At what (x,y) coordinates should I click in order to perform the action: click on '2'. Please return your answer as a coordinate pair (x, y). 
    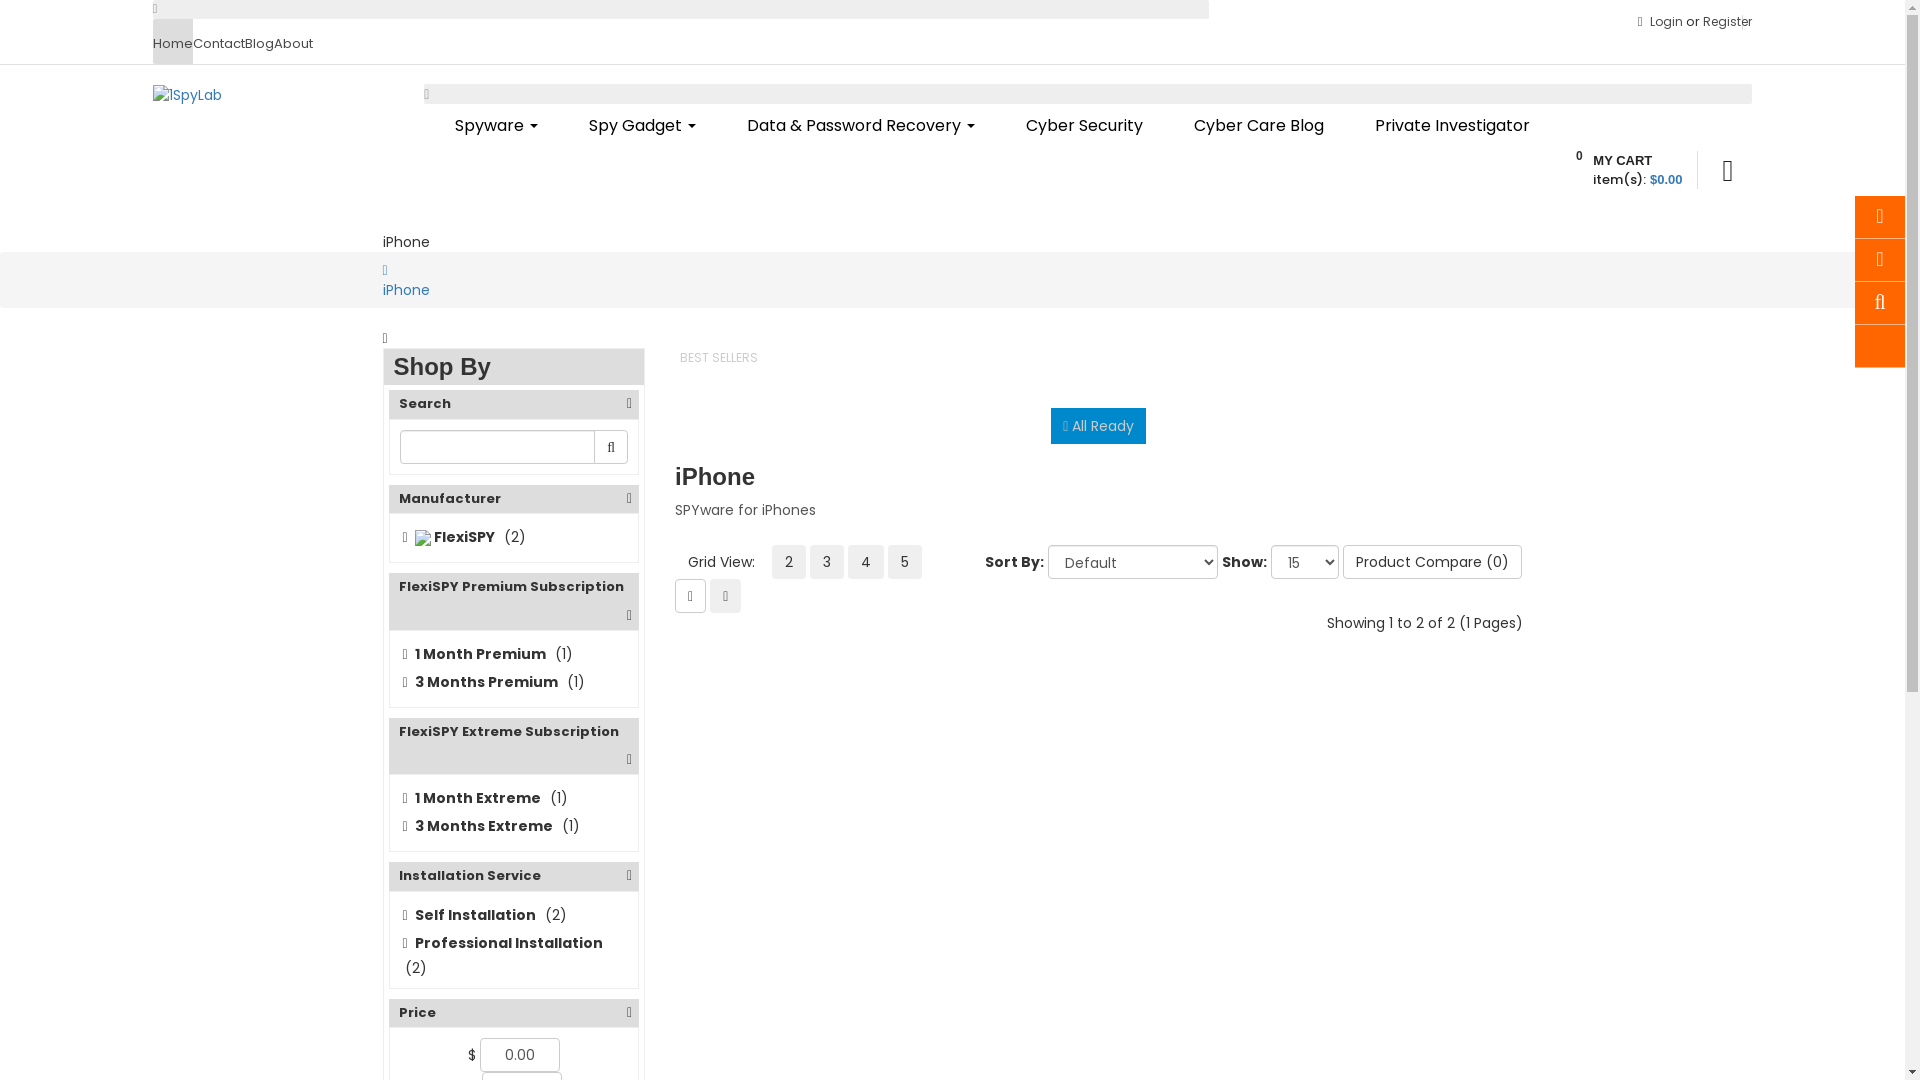
    Looking at the image, I should click on (787, 562).